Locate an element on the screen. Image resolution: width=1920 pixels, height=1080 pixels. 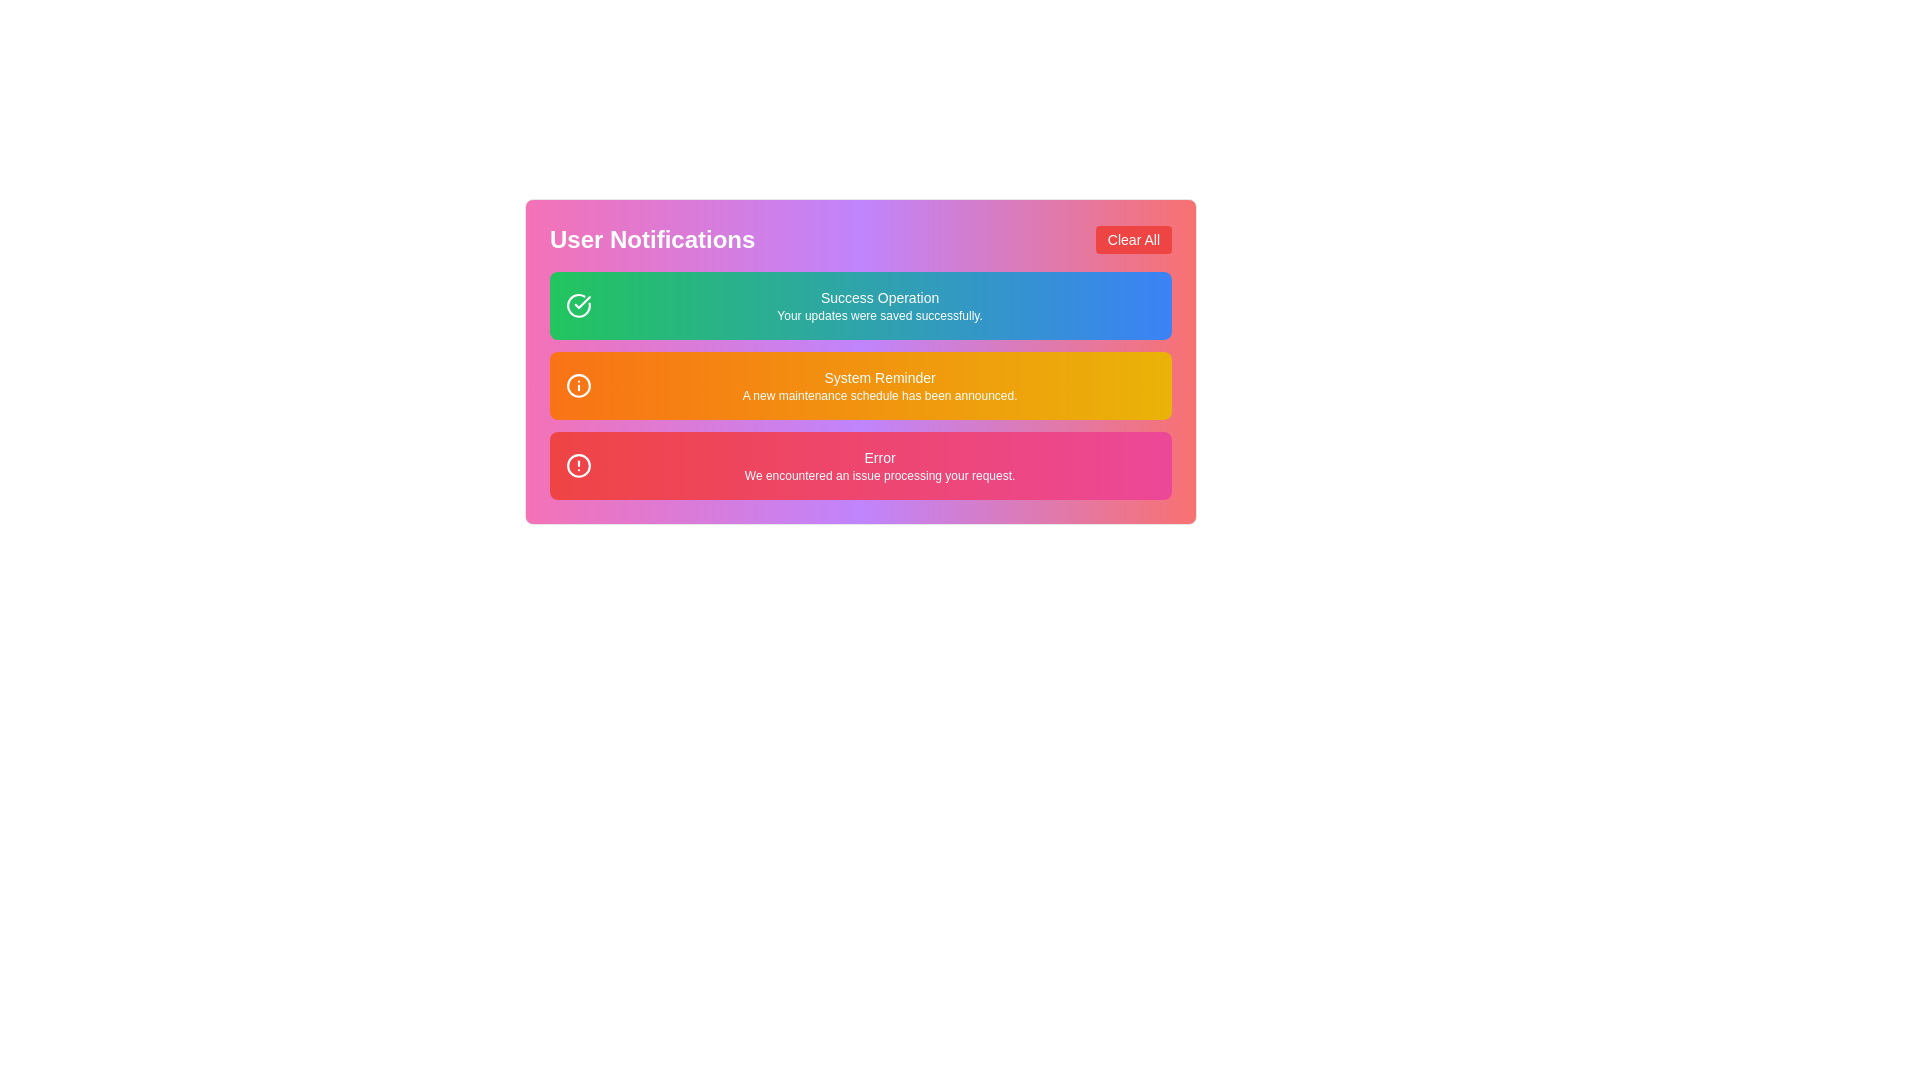
the circular success icon with a checkmark, located at the top-left corner of the notification block labeled 'Success Operation' is located at coordinates (578, 305).